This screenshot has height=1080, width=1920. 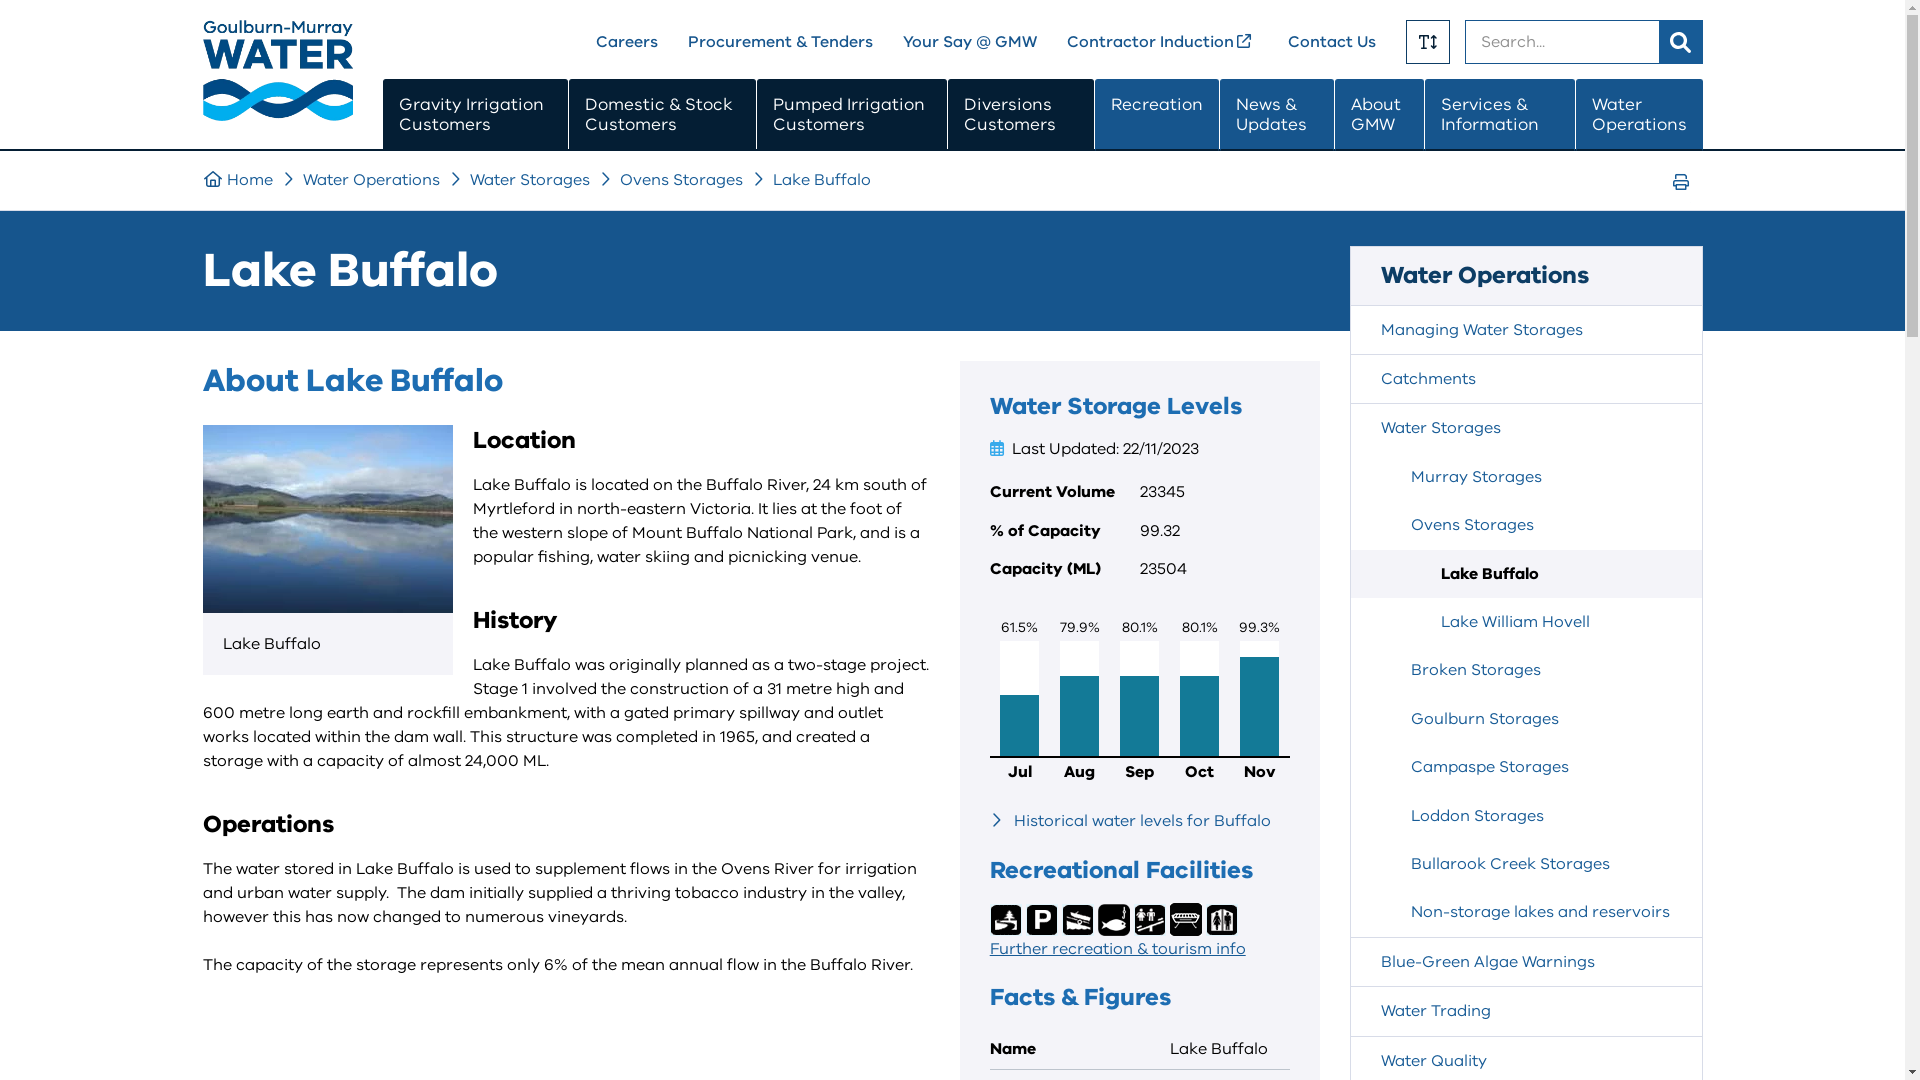 What do you see at coordinates (1680, 181) in the screenshot?
I see `'Print Page'` at bounding box center [1680, 181].